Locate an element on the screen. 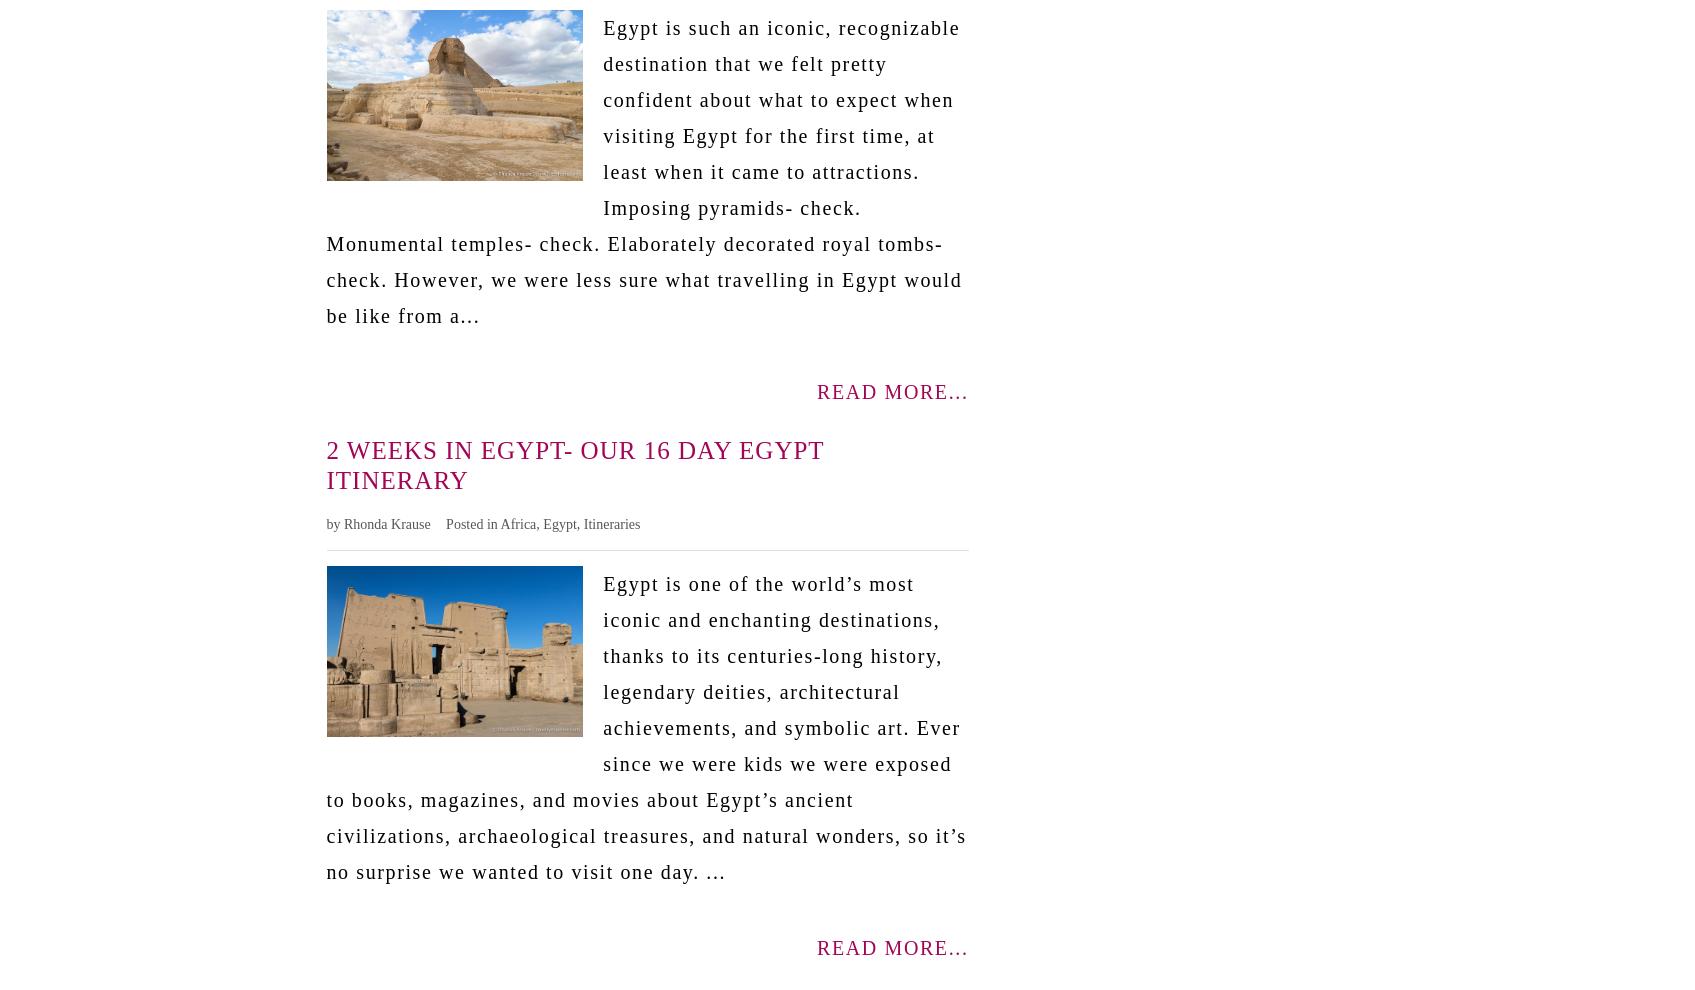 Image resolution: width=1695 pixels, height=990 pixels. 'Egypt is such an iconic, recognizable destination that we felt pretty confident about what to expect when visiting Egypt for the first time, at least when it came to attractions. Imposing pyramids- check. Monumental temples- check. Elaborately decorated royal tombs- check. However, we were less sure what travelling in Egypt would be like from a...' is located at coordinates (325, 170).